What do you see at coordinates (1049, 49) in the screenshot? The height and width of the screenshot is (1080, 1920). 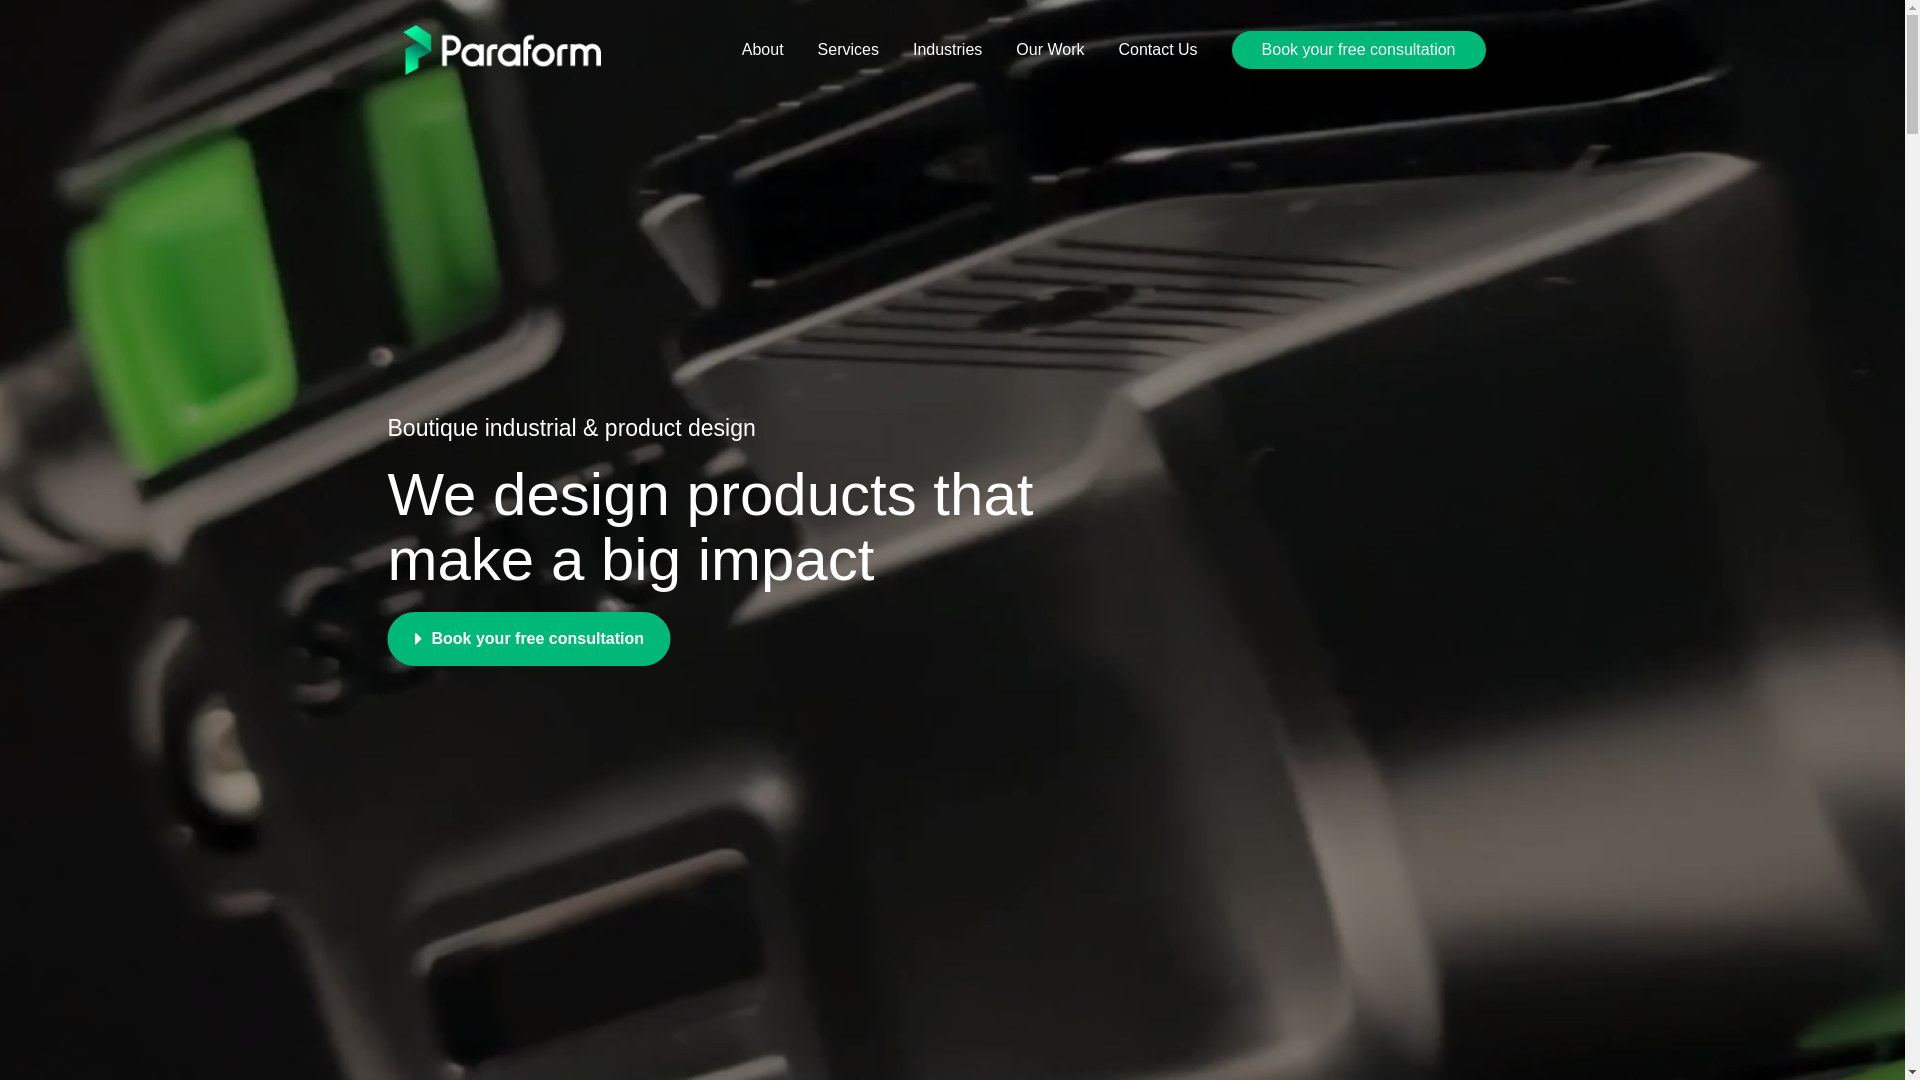 I see `'Our Work'` at bounding box center [1049, 49].